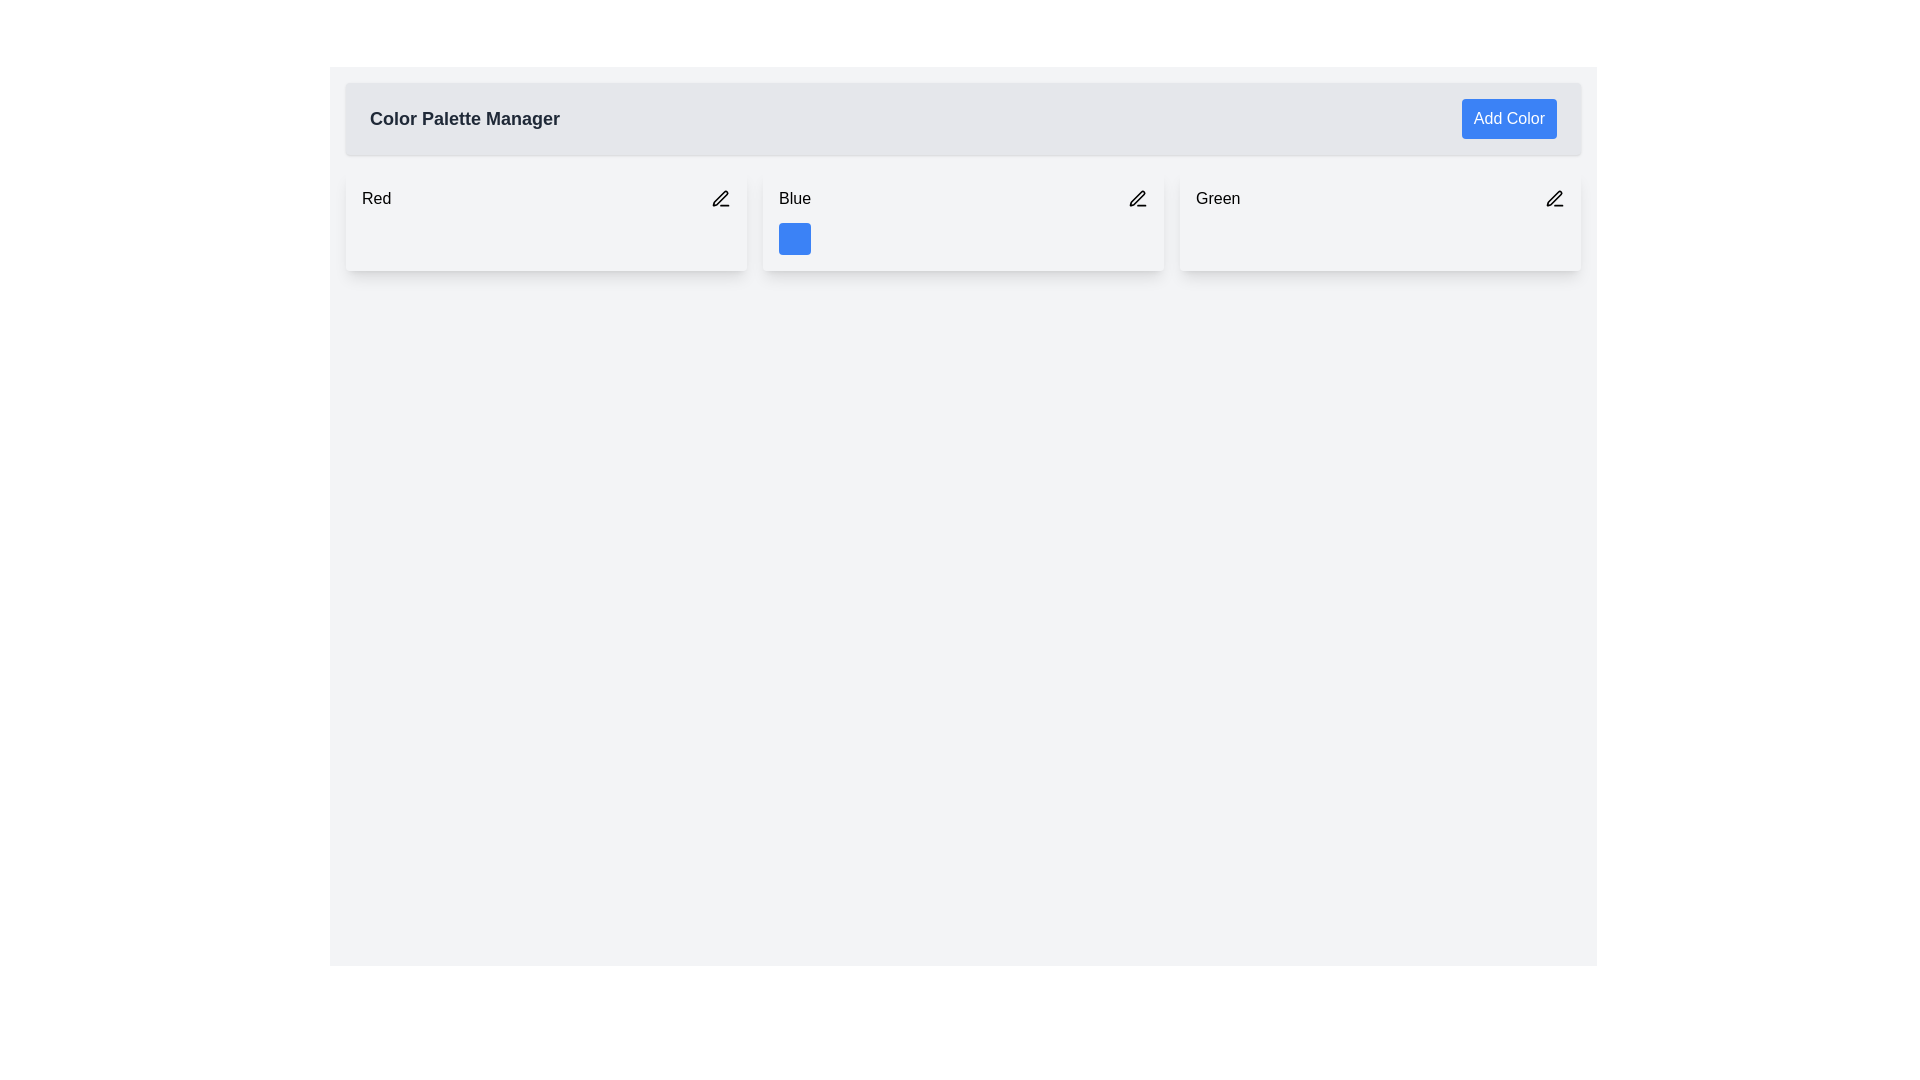 Image resolution: width=1920 pixels, height=1080 pixels. What do you see at coordinates (1291, 238) in the screenshot?
I see `the third green static visual indicator, which is part of a horizontal sequence of similar elements within the 'Green' card` at bounding box center [1291, 238].